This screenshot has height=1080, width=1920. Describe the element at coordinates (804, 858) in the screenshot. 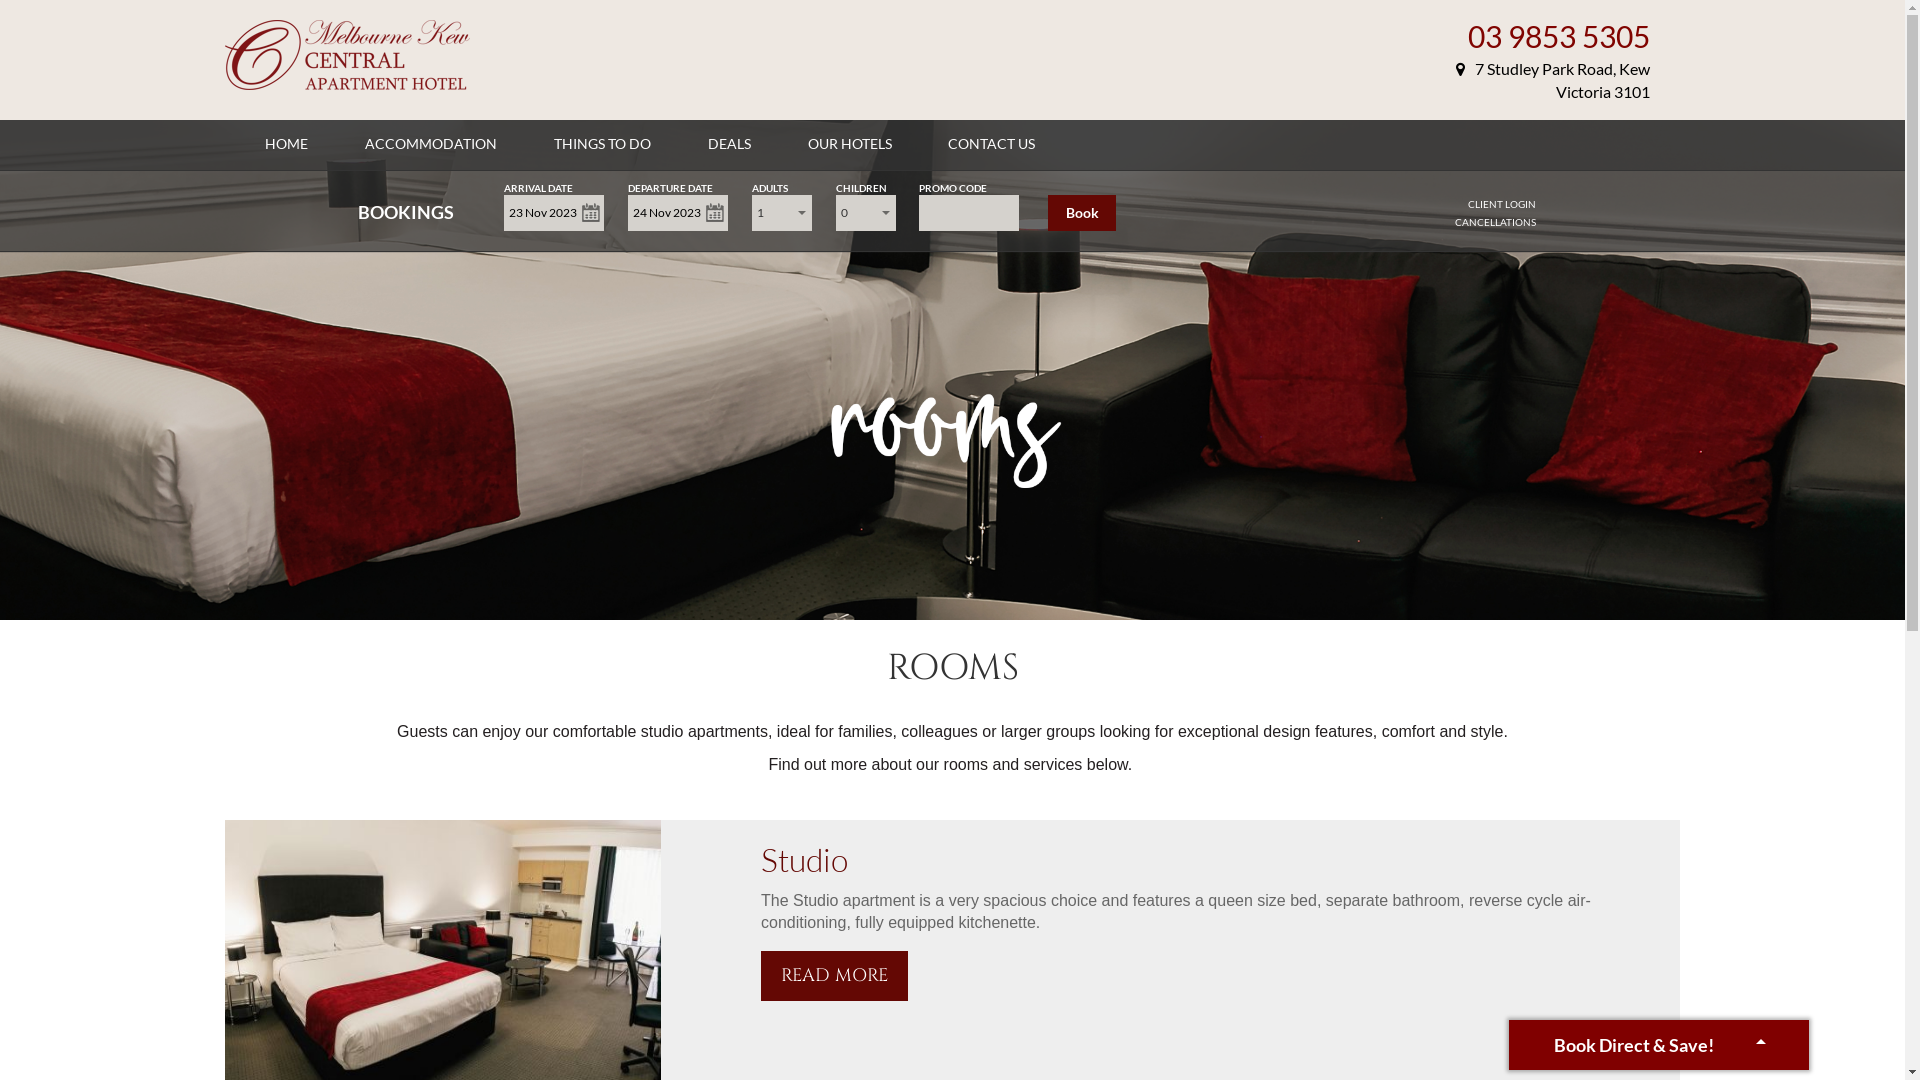

I see `'Studio'` at that location.